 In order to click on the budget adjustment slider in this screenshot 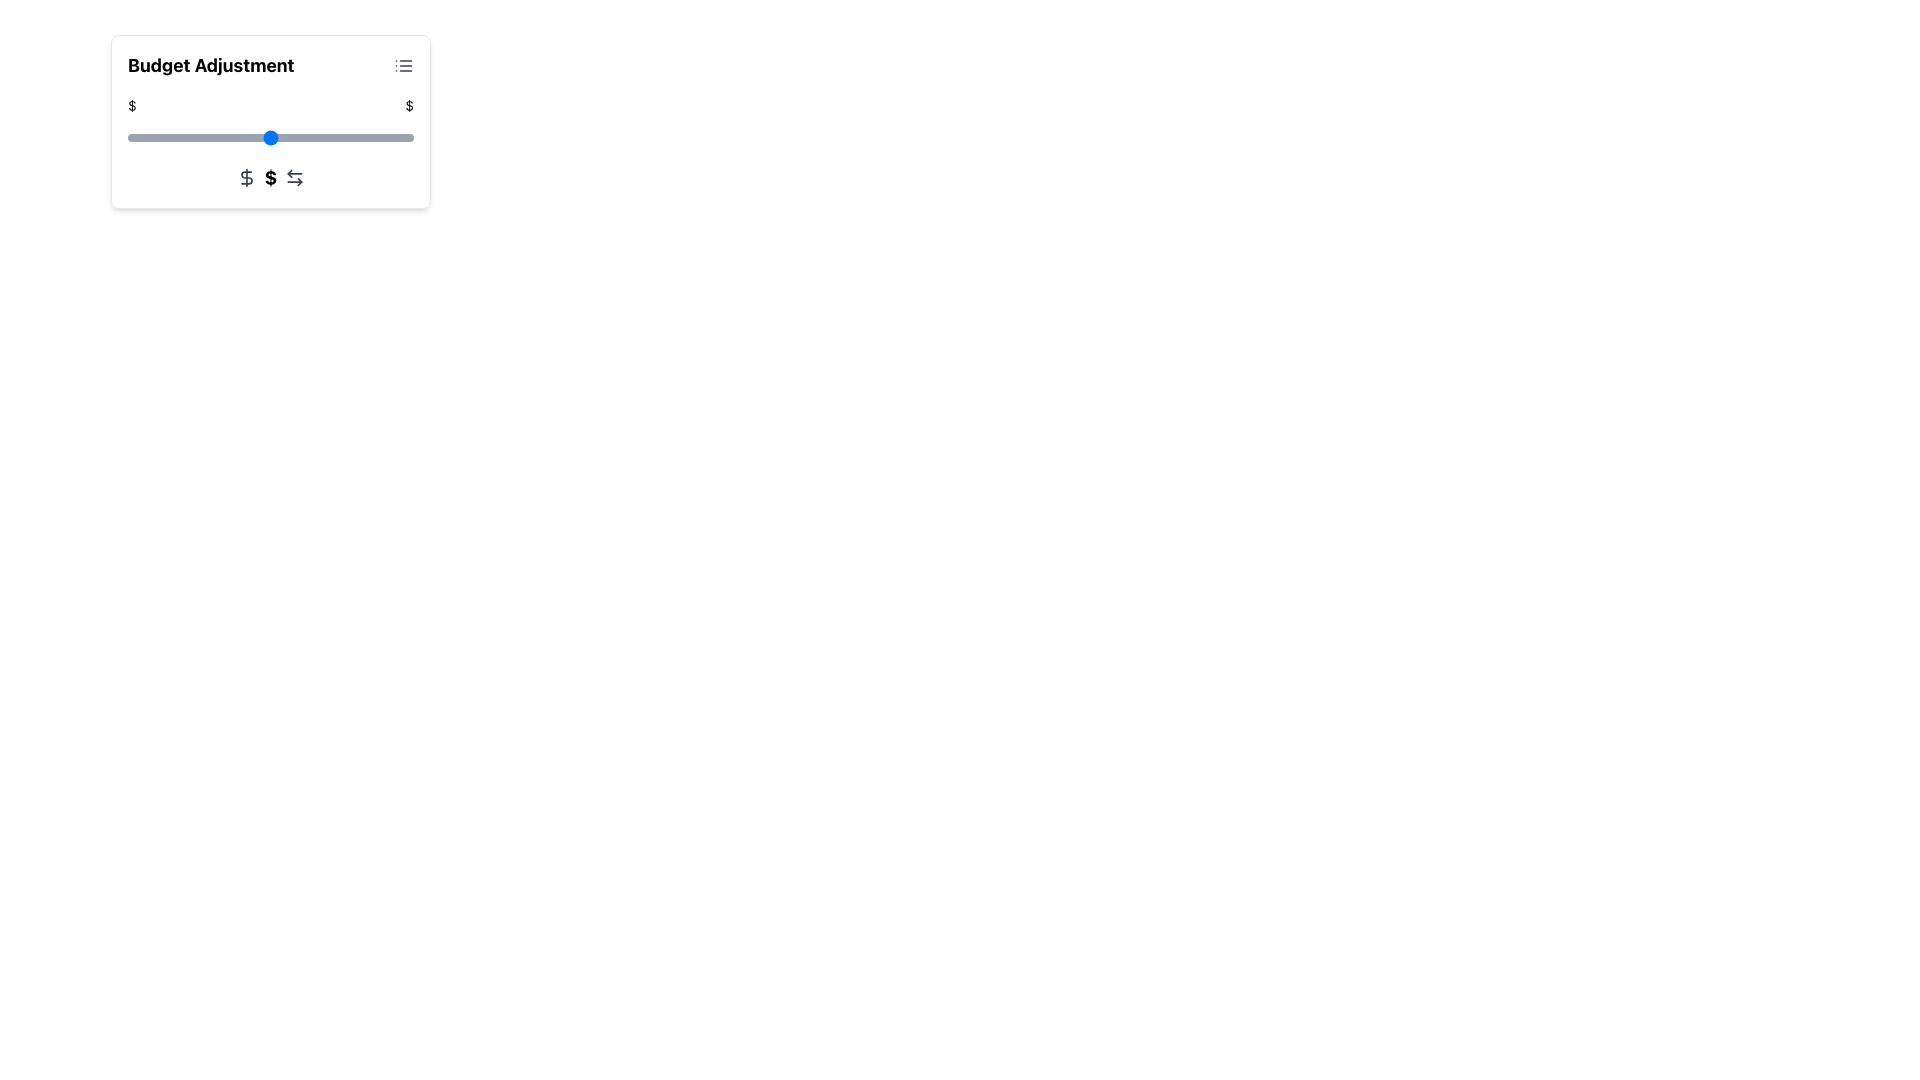, I will do `click(249, 137)`.